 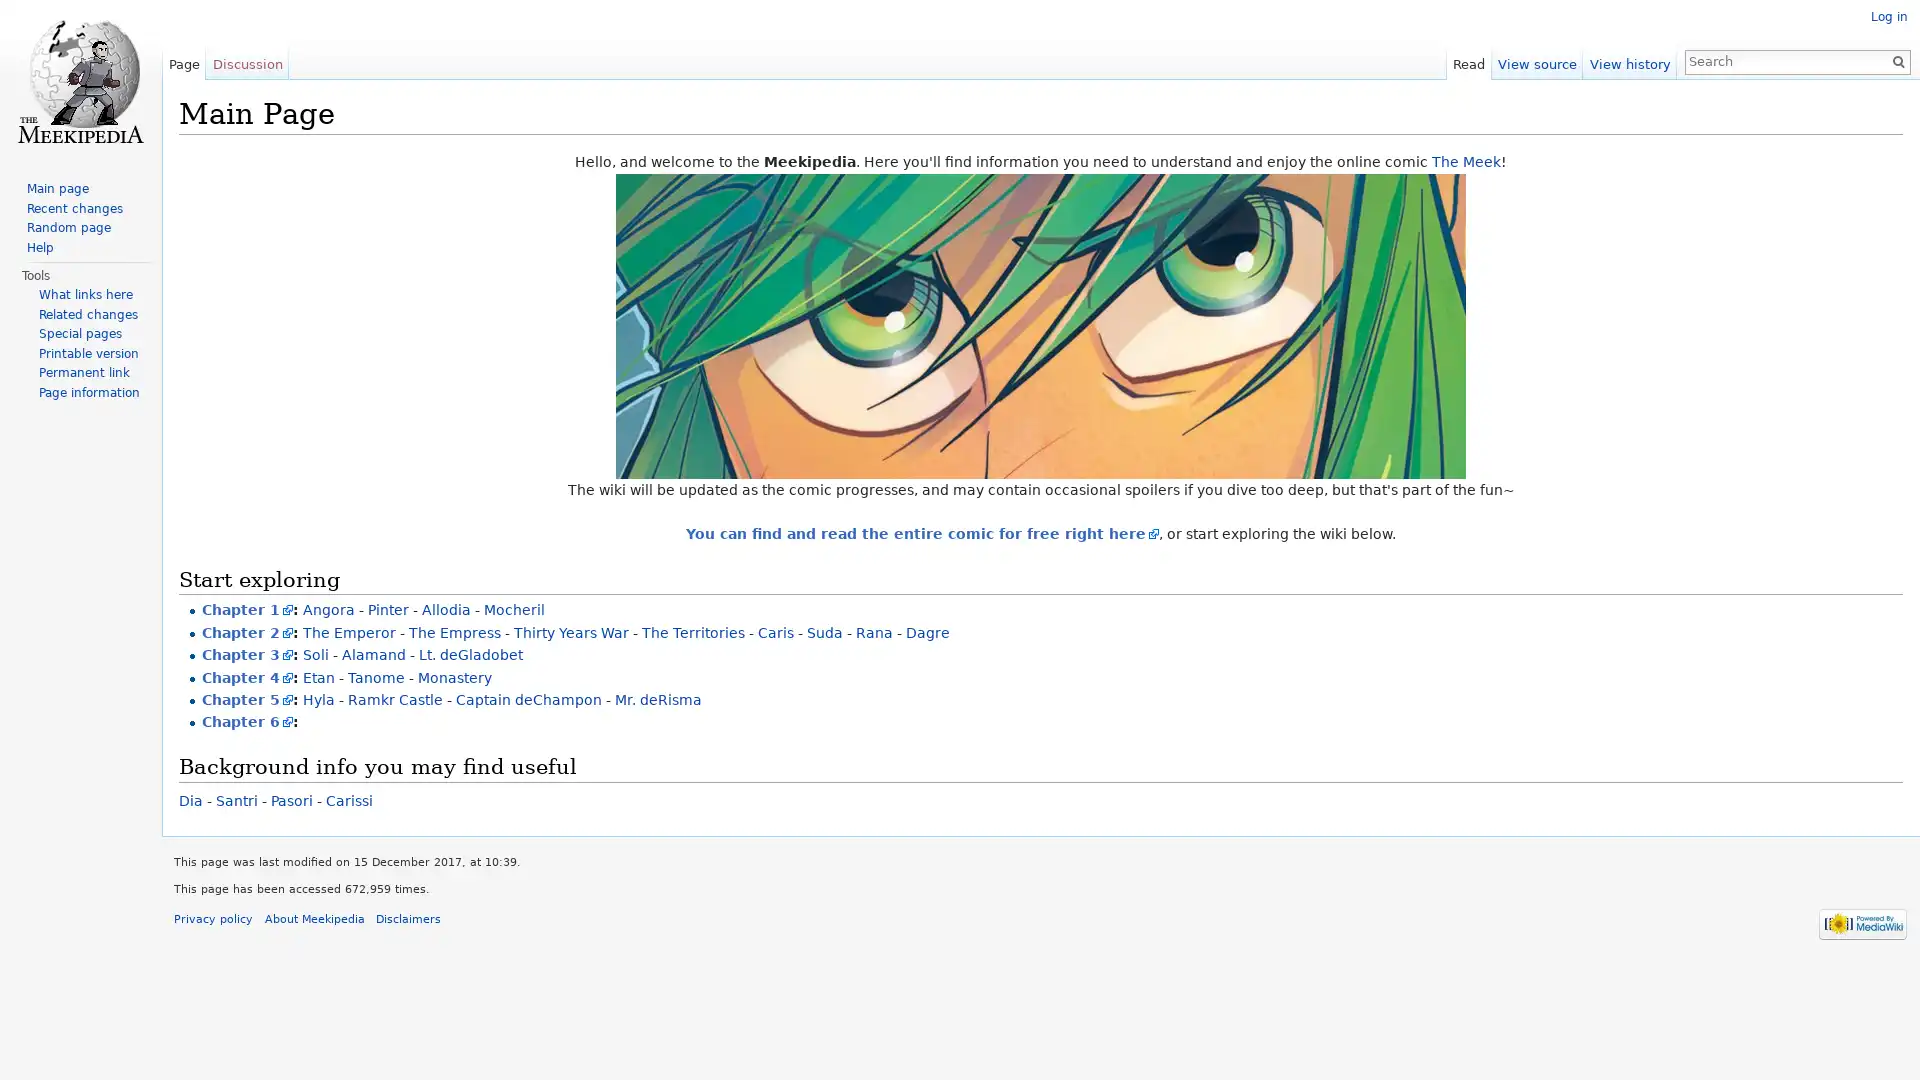 What do you see at coordinates (1890, 60) in the screenshot?
I see `Go` at bounding box center [1890, 60].